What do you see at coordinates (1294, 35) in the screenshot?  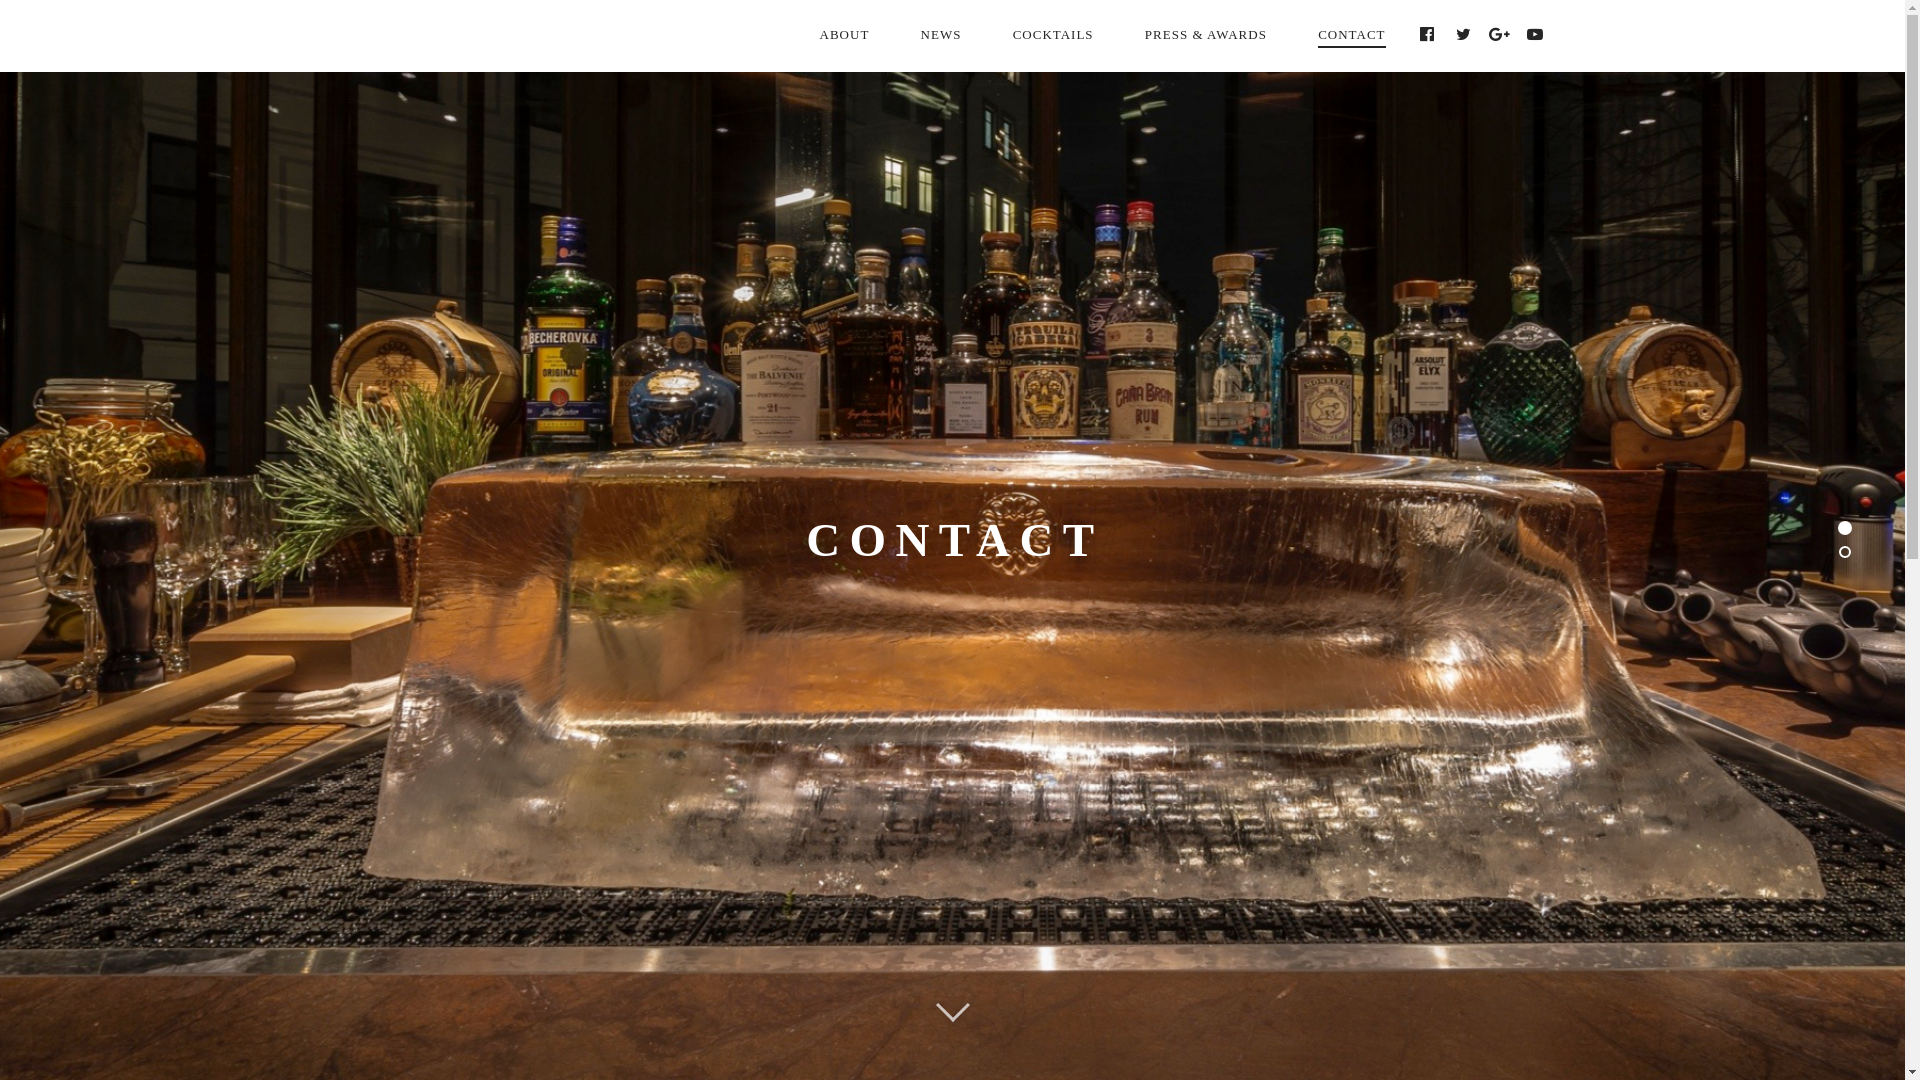 I see `'CONTACT'` at bounding box center [1294, 35].